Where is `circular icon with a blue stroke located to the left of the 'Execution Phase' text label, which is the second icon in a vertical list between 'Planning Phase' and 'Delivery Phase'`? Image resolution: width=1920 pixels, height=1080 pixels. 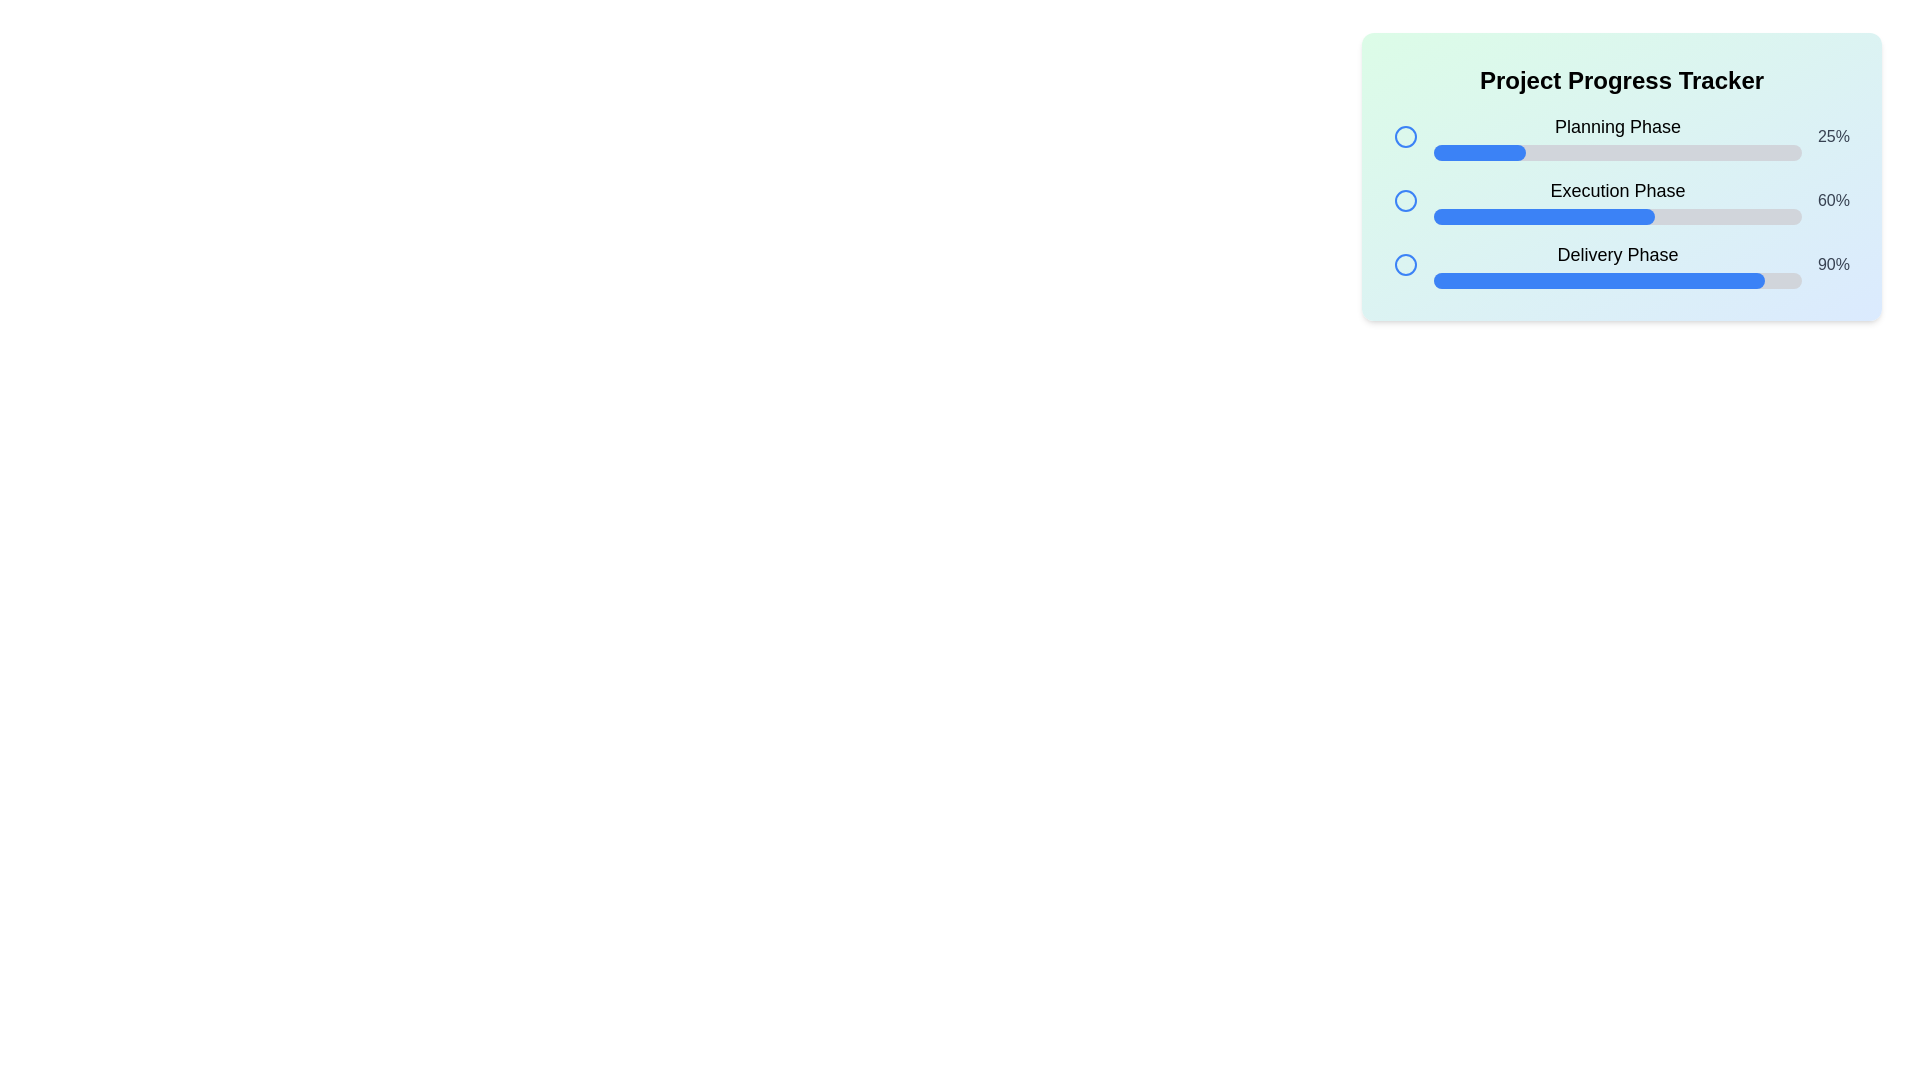
circular icon with a blue stroke located to the left of the 'Execution Phase' text label, which is the second icon in a vertical list between 'Planning Phase' and 'Delivery Phase' is located at coordinates (1405, 200).